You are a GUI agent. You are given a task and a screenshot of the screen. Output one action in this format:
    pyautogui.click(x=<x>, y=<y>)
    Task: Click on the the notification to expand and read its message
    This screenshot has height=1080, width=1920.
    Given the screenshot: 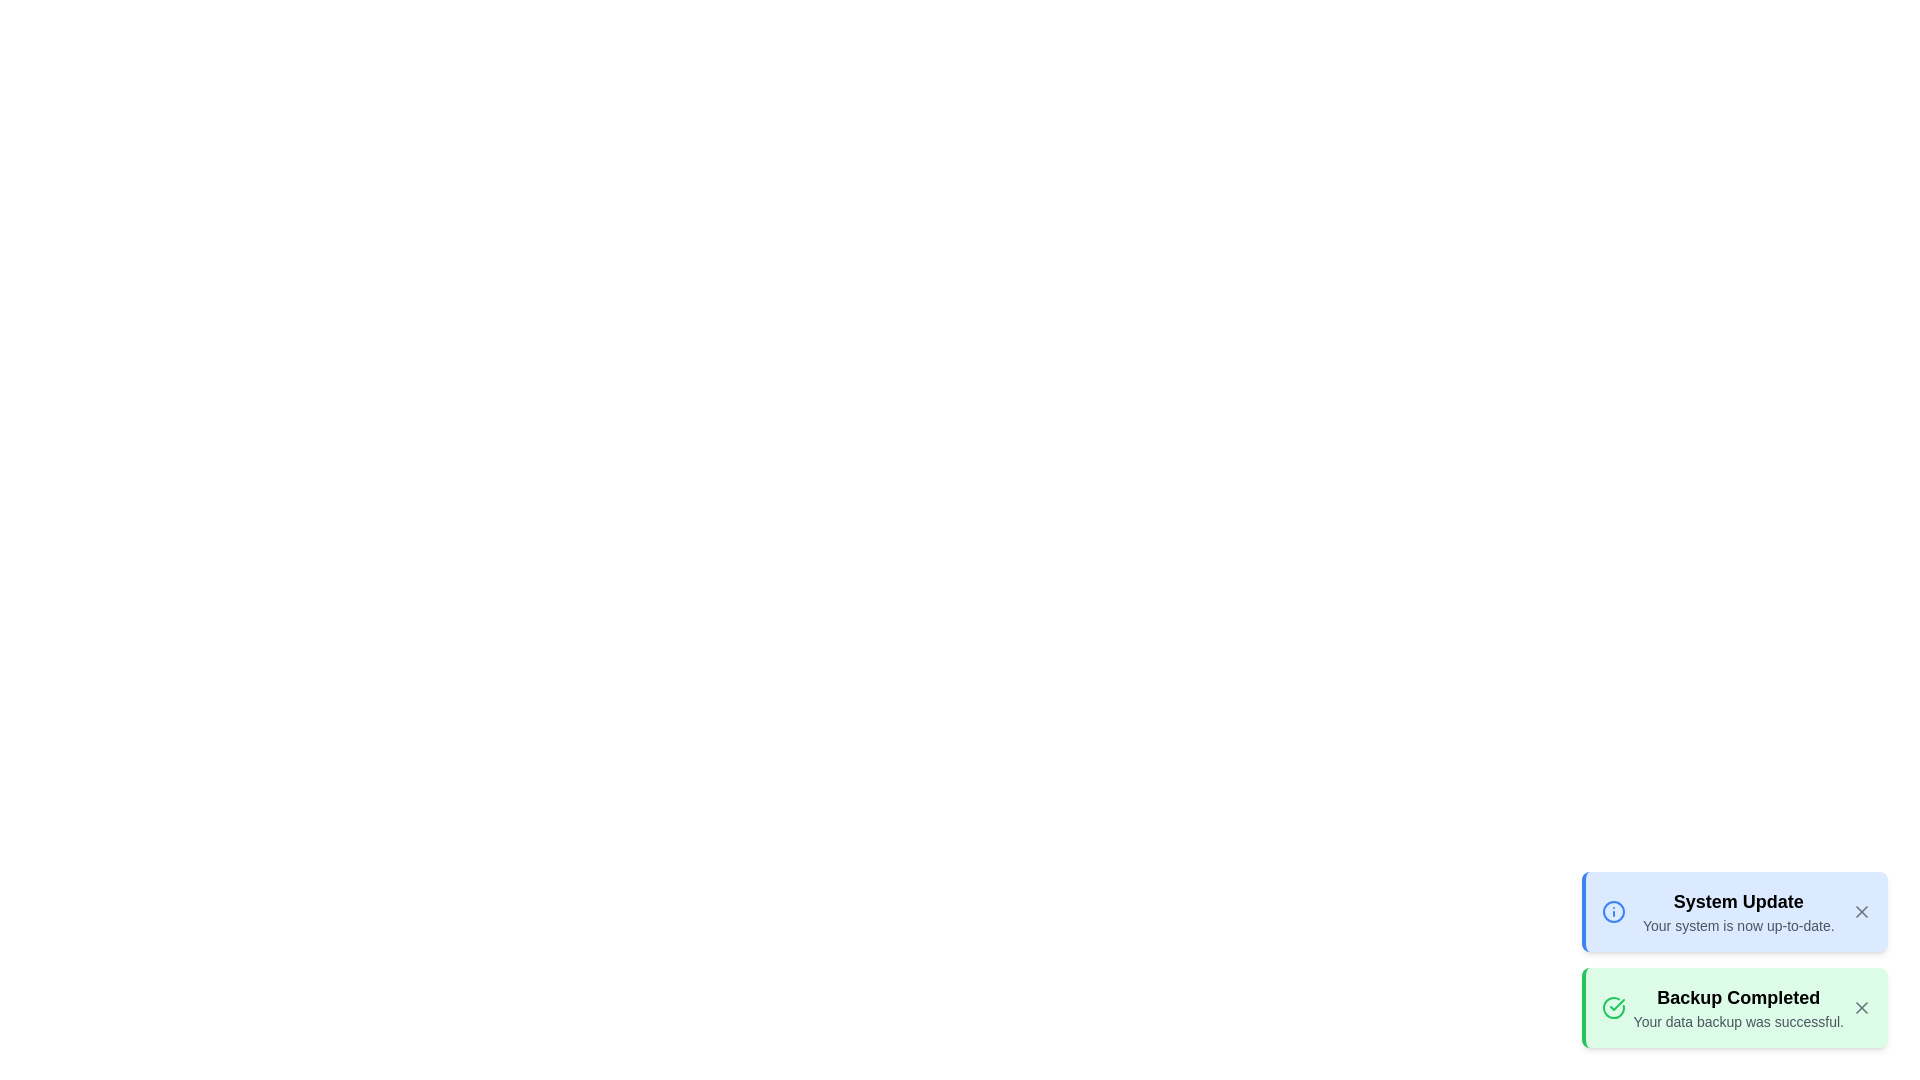 What is the action you would take?
    pyautogui.click(x=1732, y=959)
    